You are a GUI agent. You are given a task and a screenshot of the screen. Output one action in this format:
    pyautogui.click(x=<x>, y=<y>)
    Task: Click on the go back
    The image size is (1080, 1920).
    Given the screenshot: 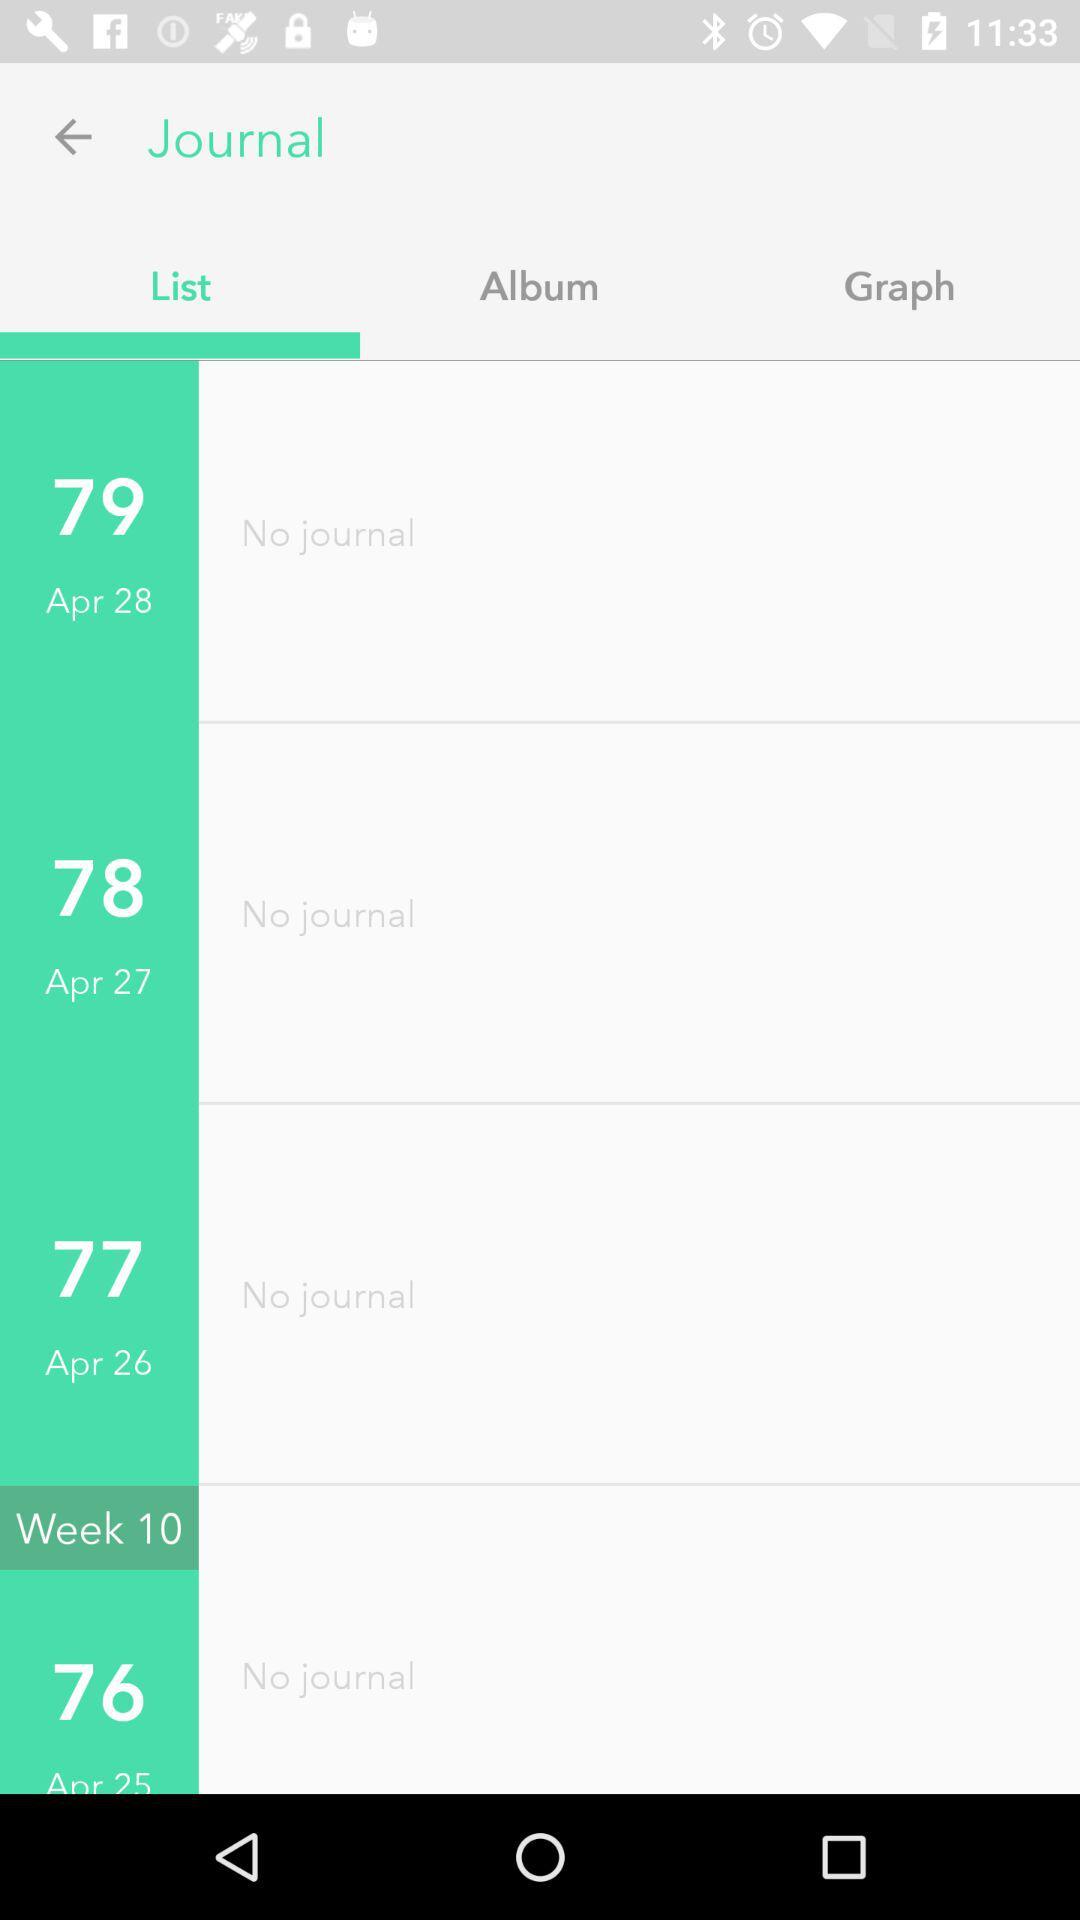 What is the action you would take?
    pyautogui.click(x=72, y=135)
    